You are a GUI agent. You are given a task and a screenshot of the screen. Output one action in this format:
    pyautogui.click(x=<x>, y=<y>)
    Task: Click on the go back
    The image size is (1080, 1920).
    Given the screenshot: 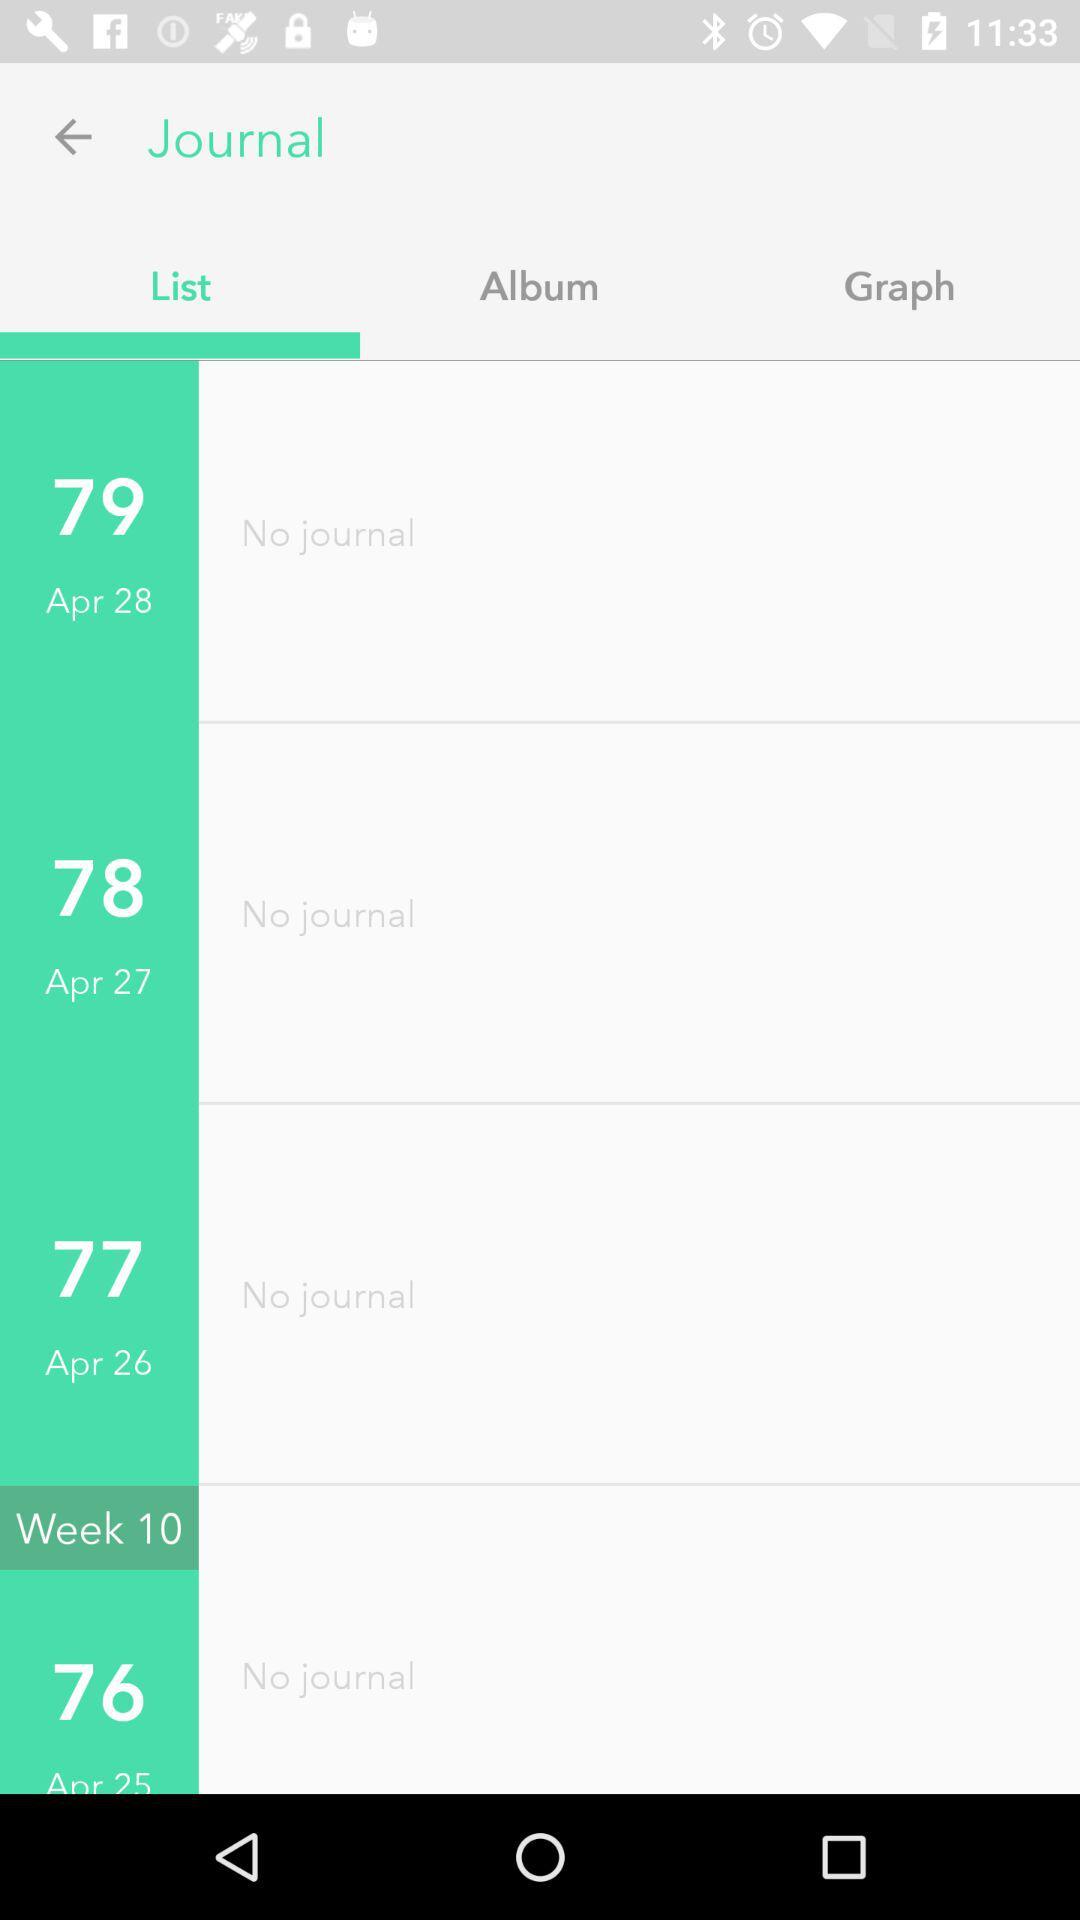 What is the action you would take?
    pyautogui.click(x=72, y=135)
    